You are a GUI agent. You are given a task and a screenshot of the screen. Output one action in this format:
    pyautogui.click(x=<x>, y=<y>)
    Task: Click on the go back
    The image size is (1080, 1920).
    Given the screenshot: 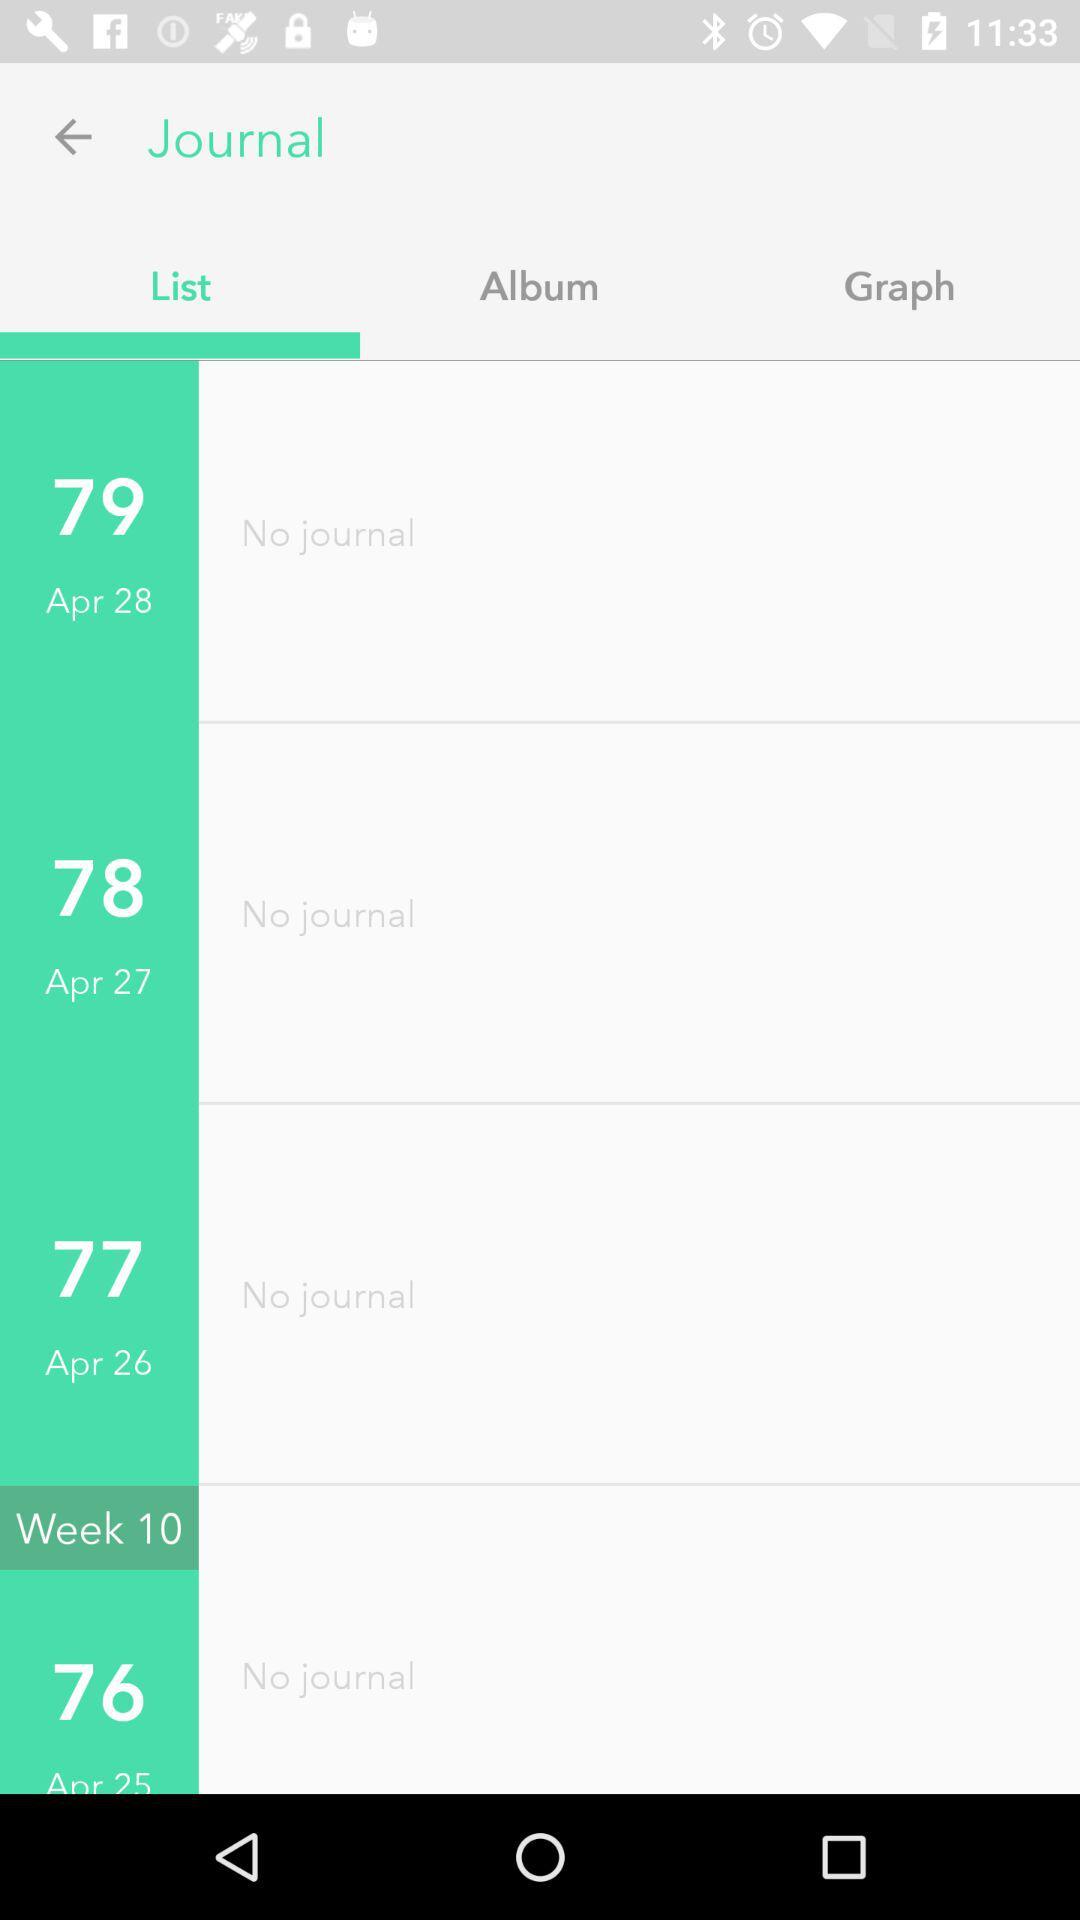 What is the action you would take?
    pyautogui.click(x=72, y=135)
    